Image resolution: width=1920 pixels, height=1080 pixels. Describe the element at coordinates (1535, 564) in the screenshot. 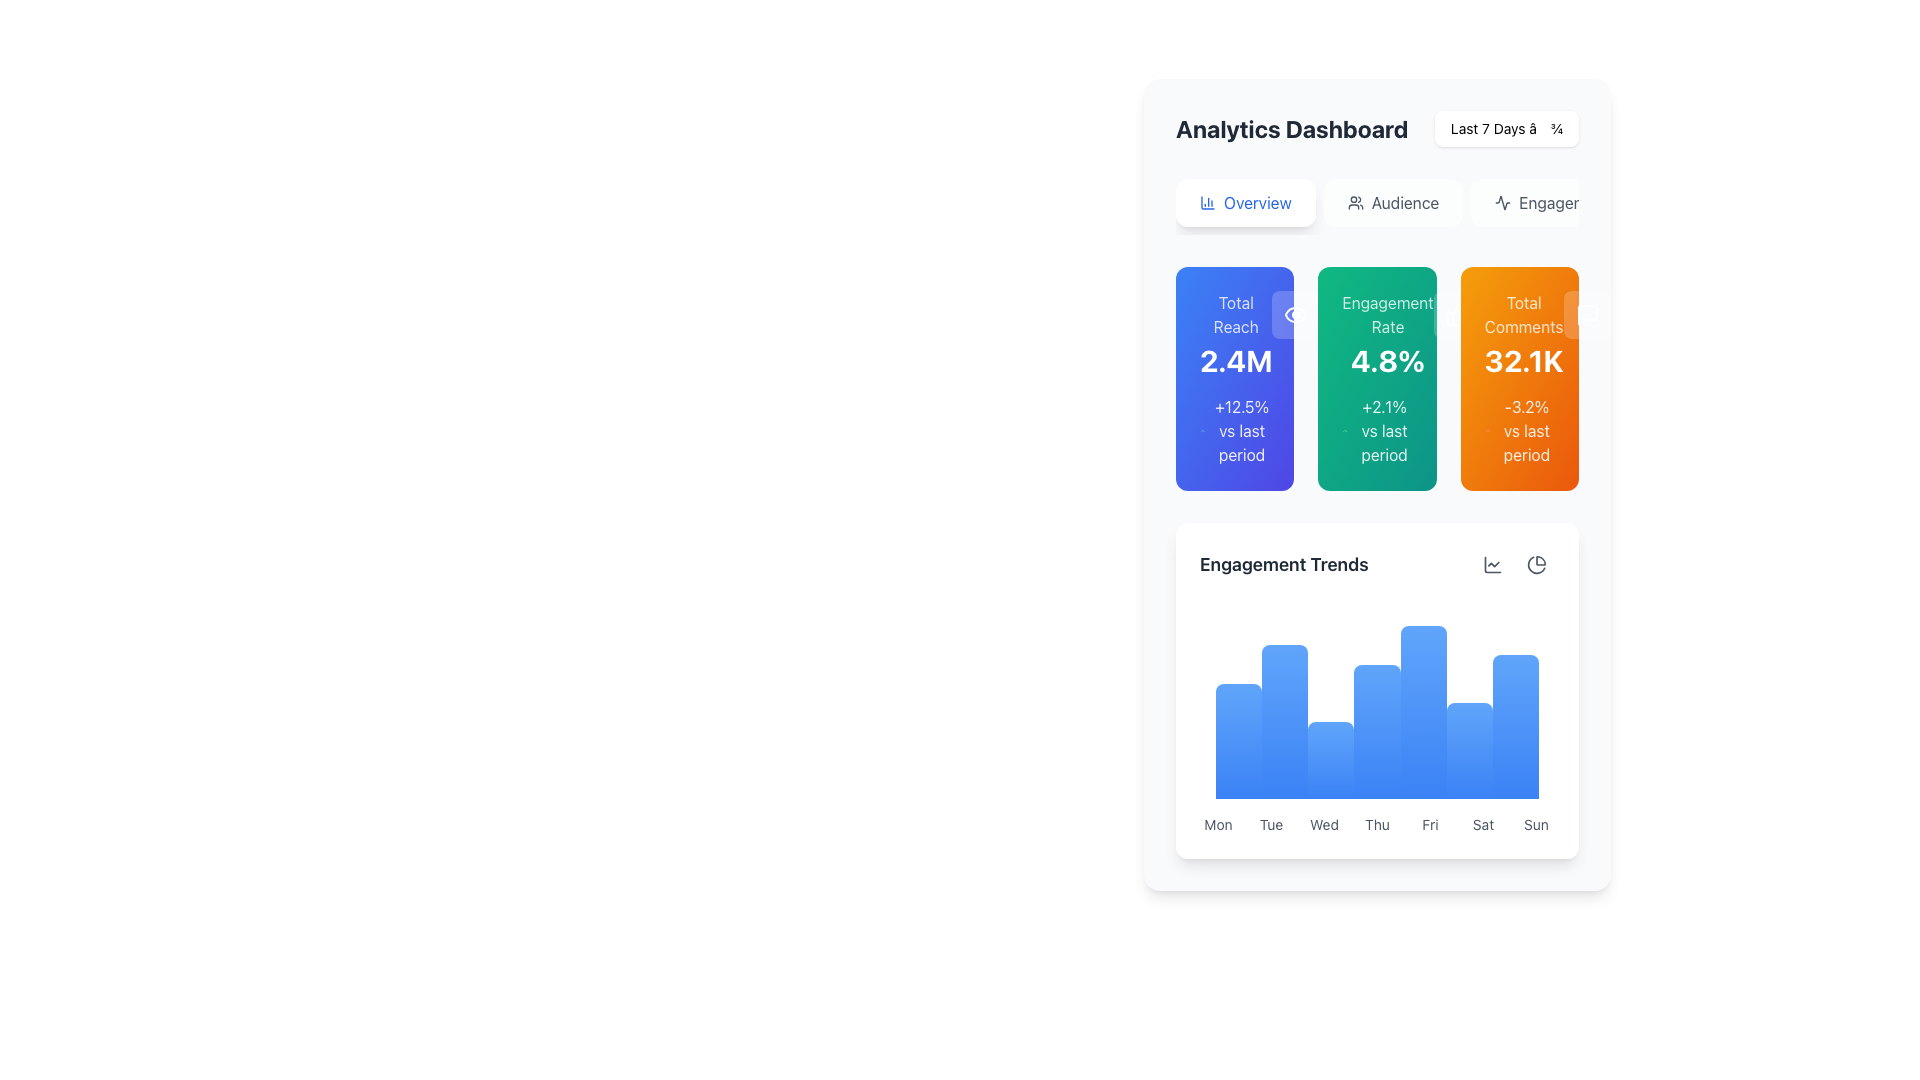

I see `the Interactive icon (button) depicting a pie chart in the top-right corner of the 'Engagement Trends' section` at that location.